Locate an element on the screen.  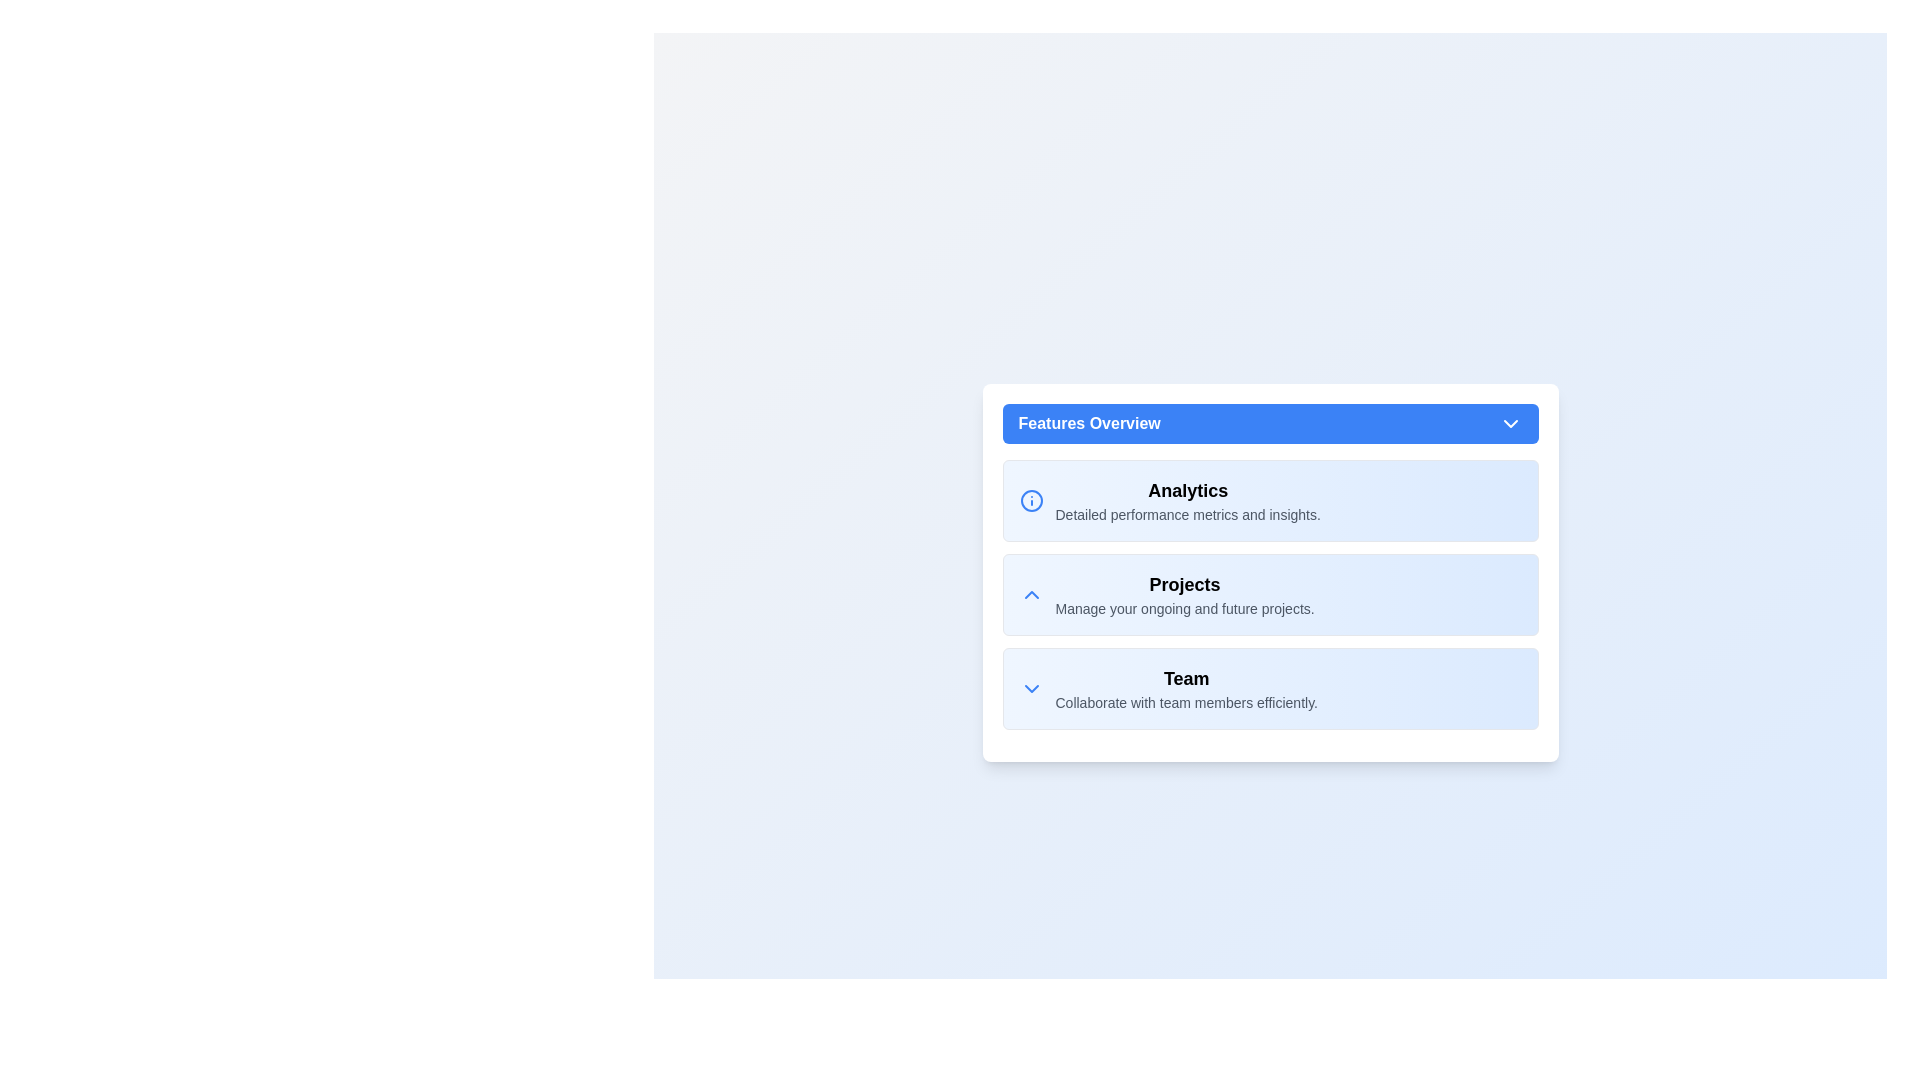
the gray text label that reads 'Collaborate with team members efficiently.' located under the bolded title 'Team' in the dropdown menu of options is located at coordinates (1186, 701).